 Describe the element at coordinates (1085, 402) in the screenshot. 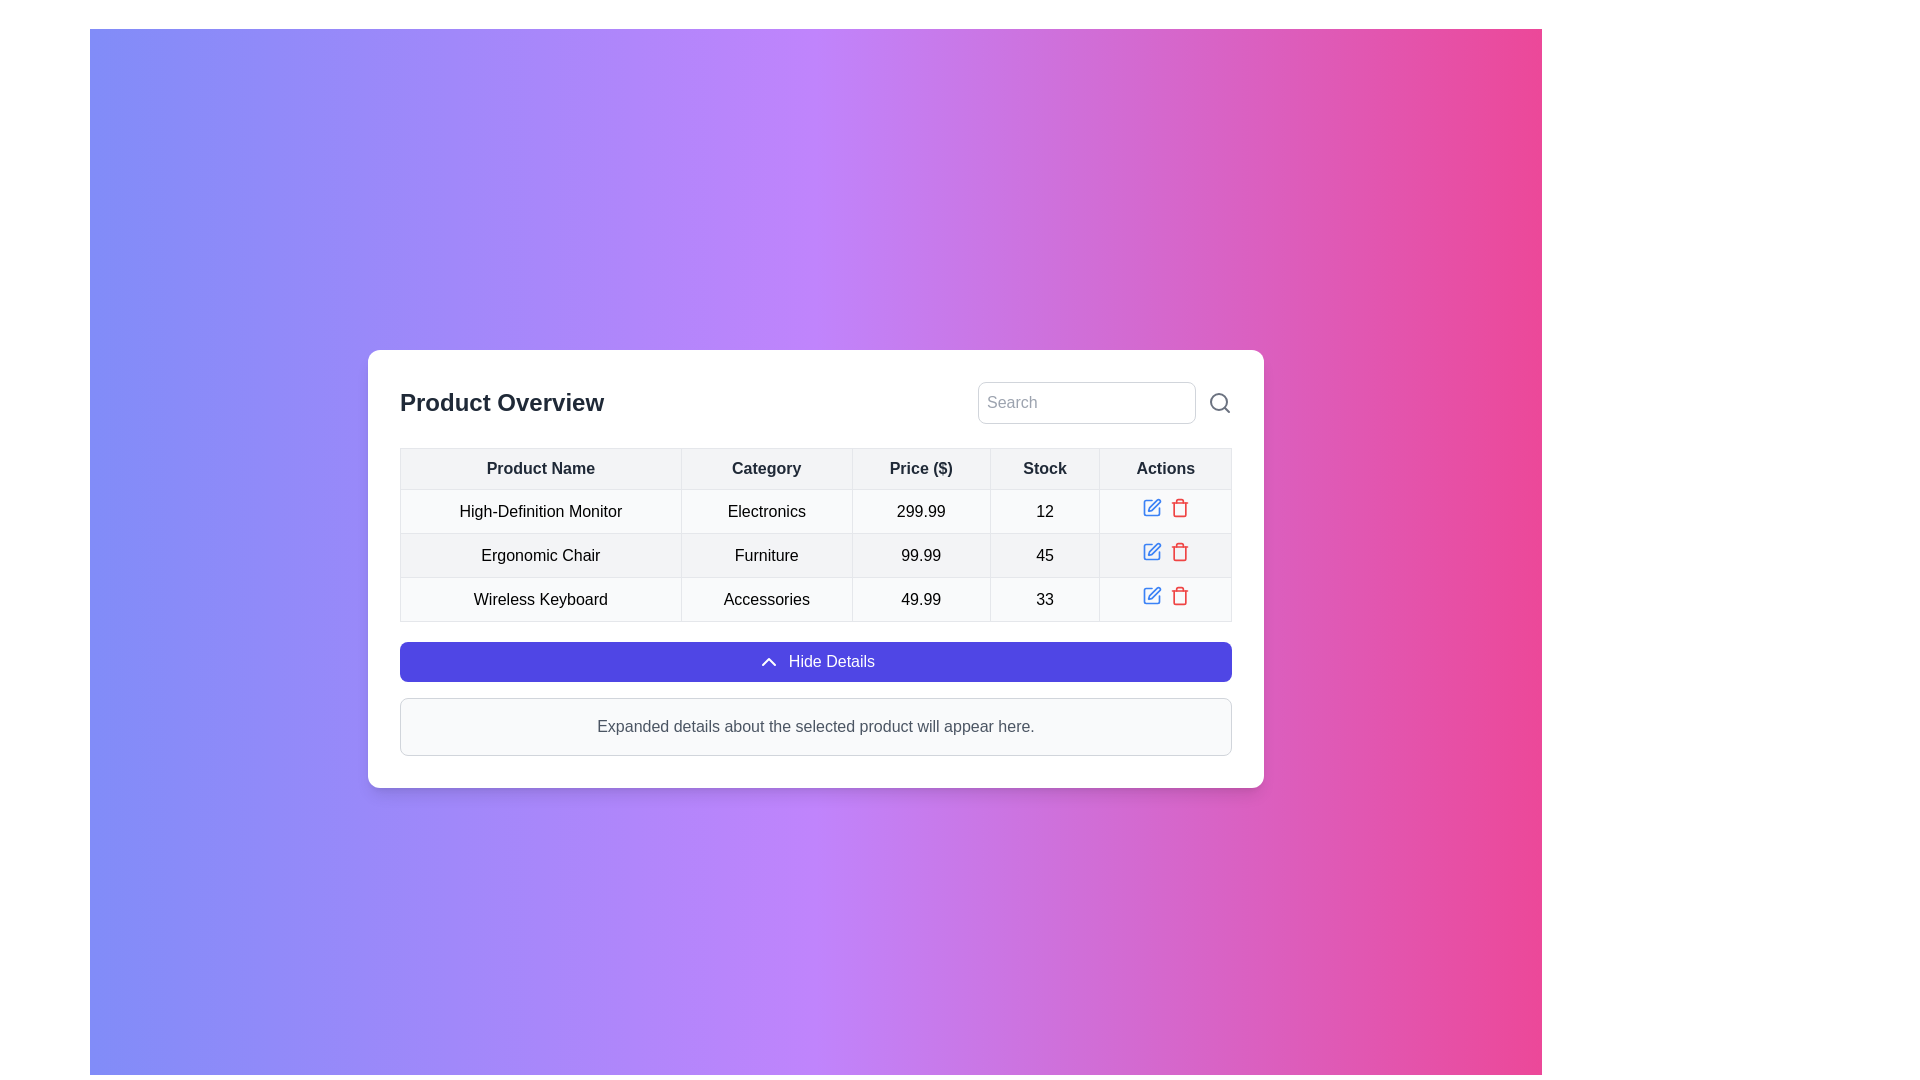

I see `to highlight text in the Text input field located at the top-right corner of the content area` at that location.